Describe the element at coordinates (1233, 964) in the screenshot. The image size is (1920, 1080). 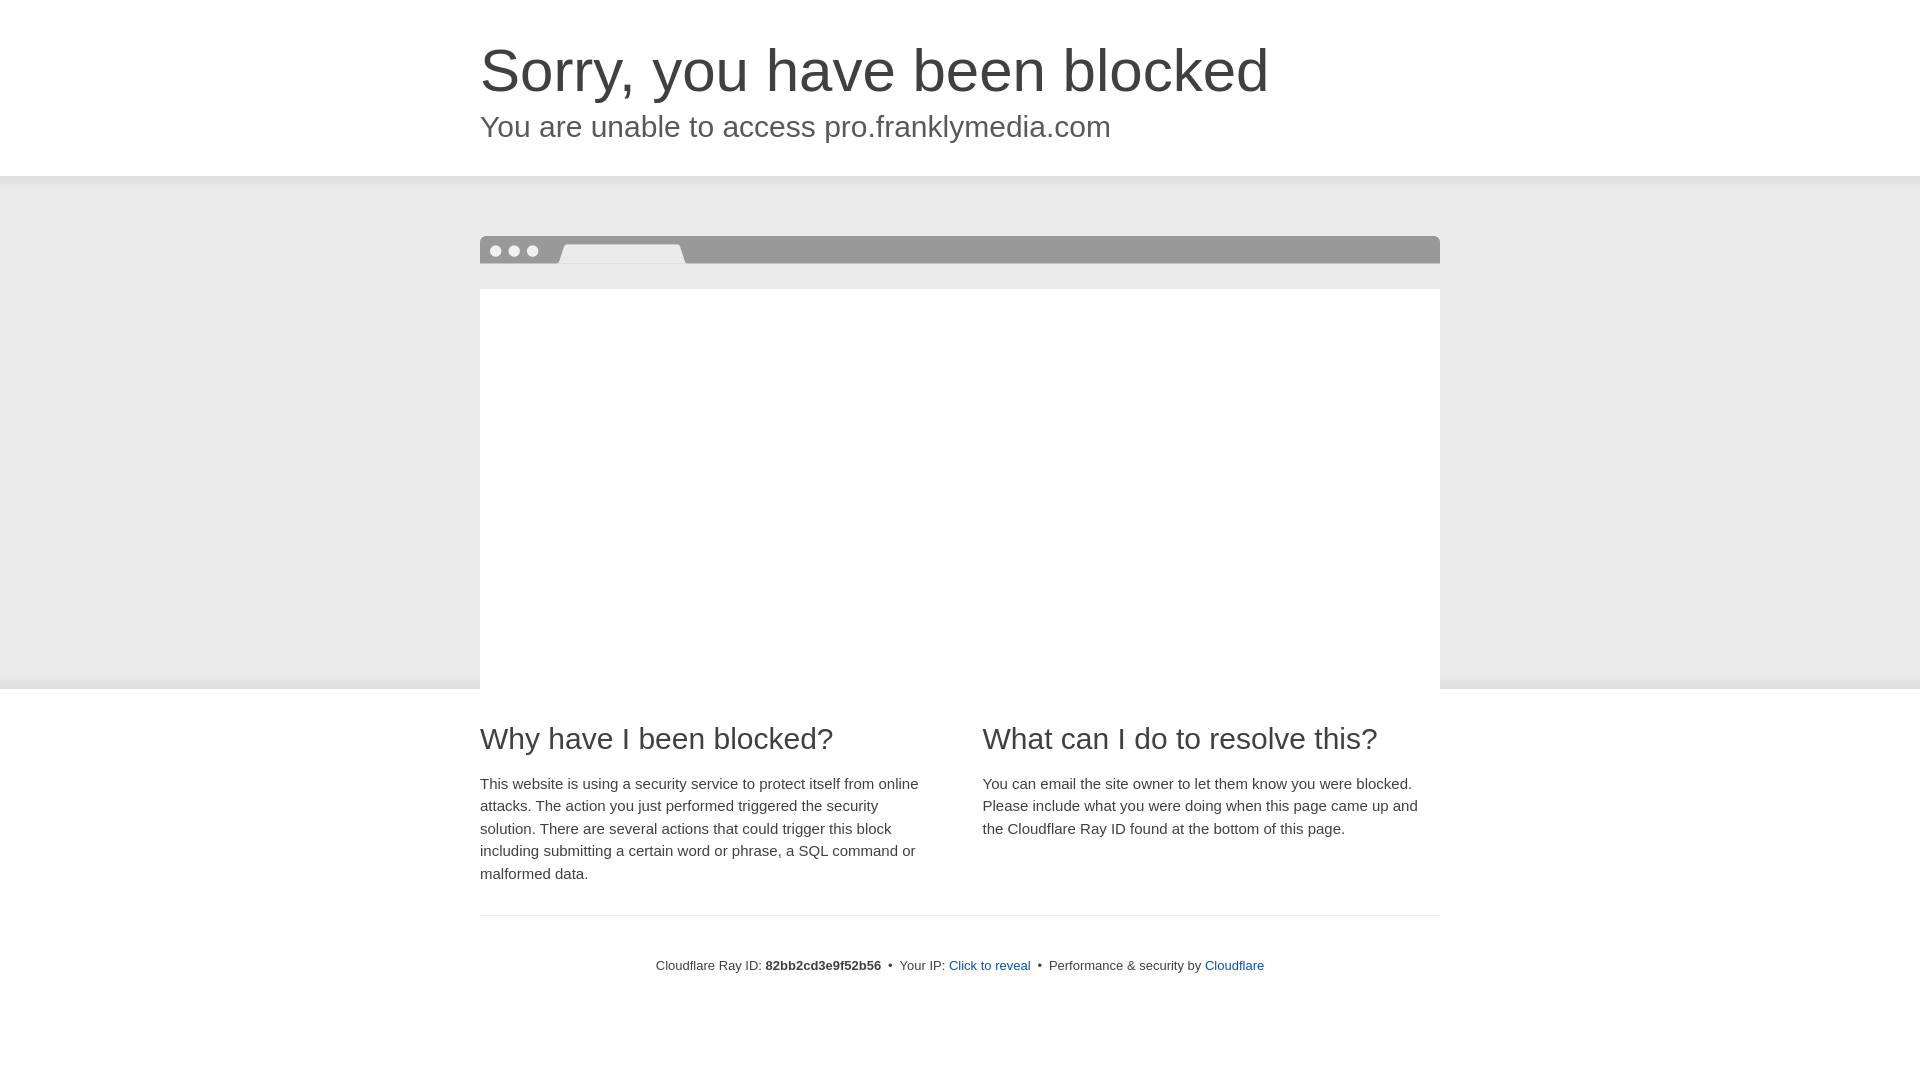
I see `'Cloudflare'` at that location.